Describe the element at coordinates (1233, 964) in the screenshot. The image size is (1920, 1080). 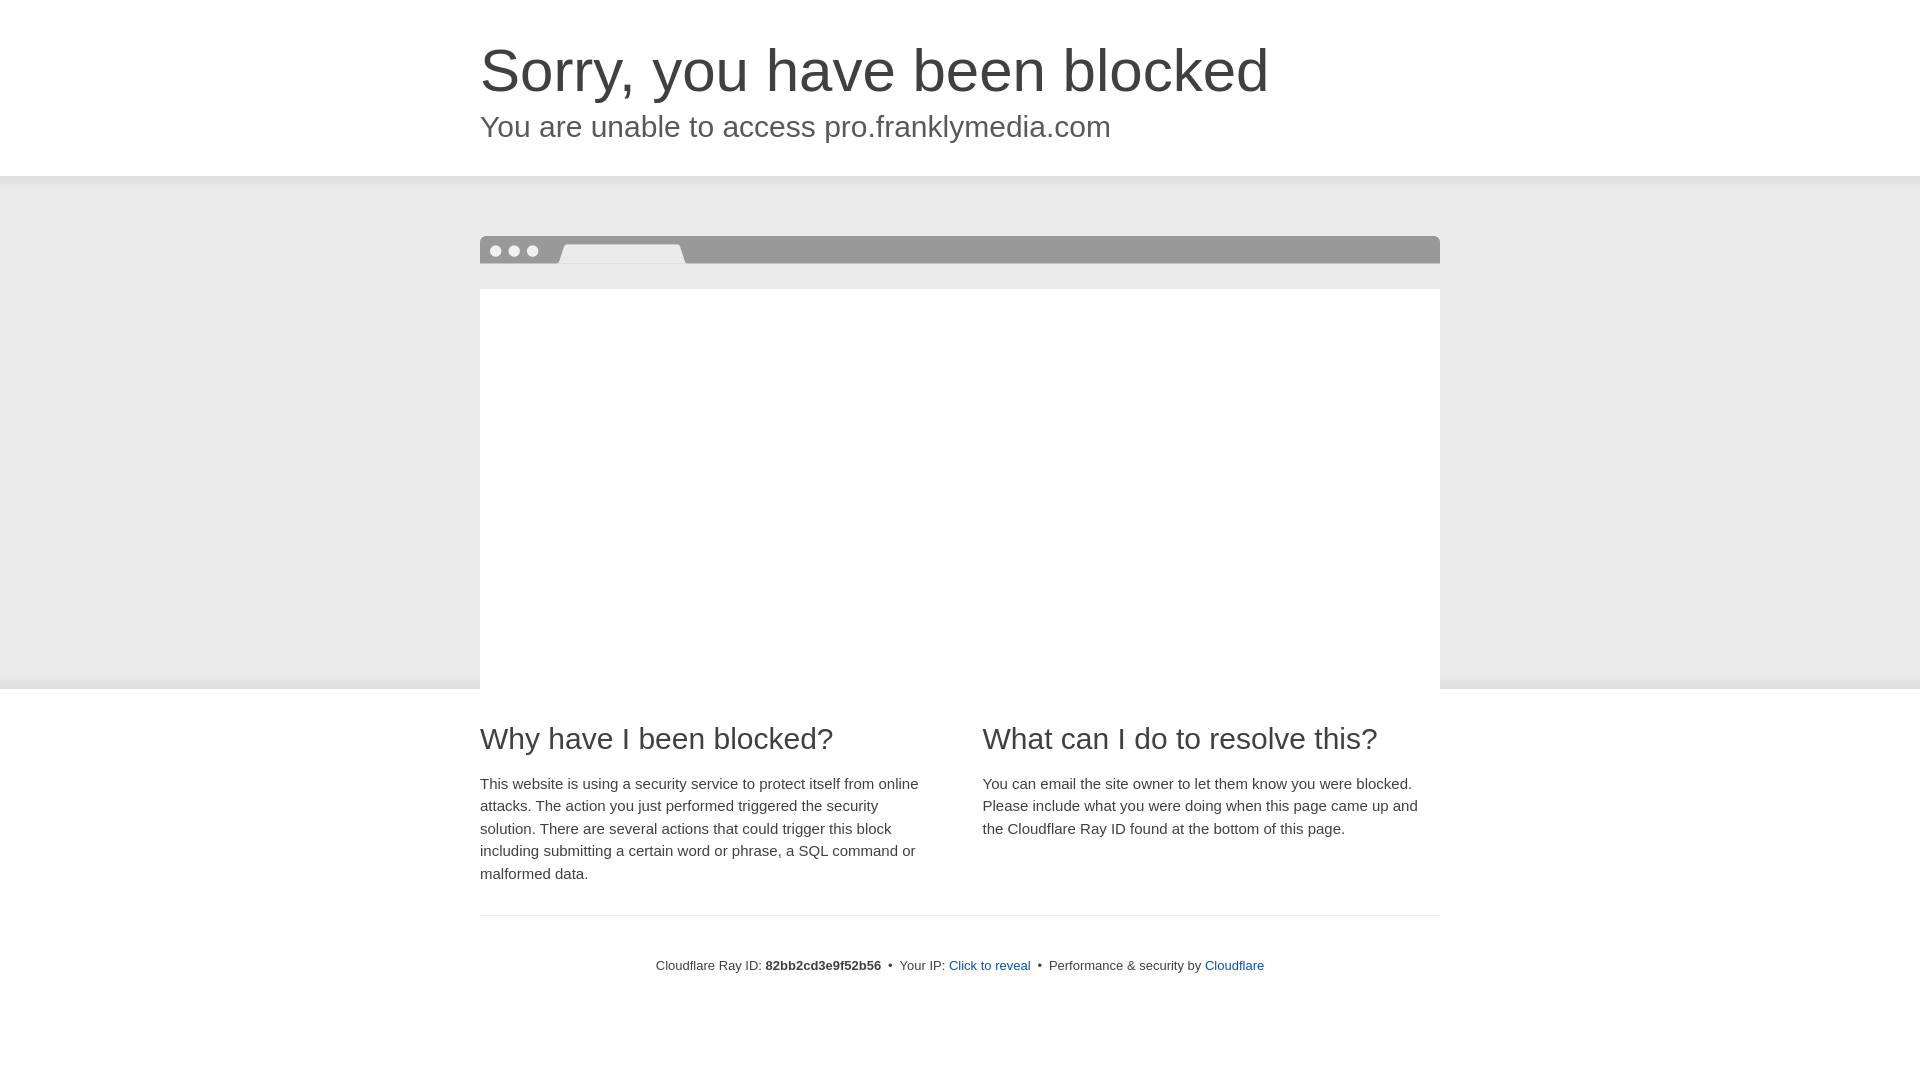
I see `'Cloudflare'` at that location.